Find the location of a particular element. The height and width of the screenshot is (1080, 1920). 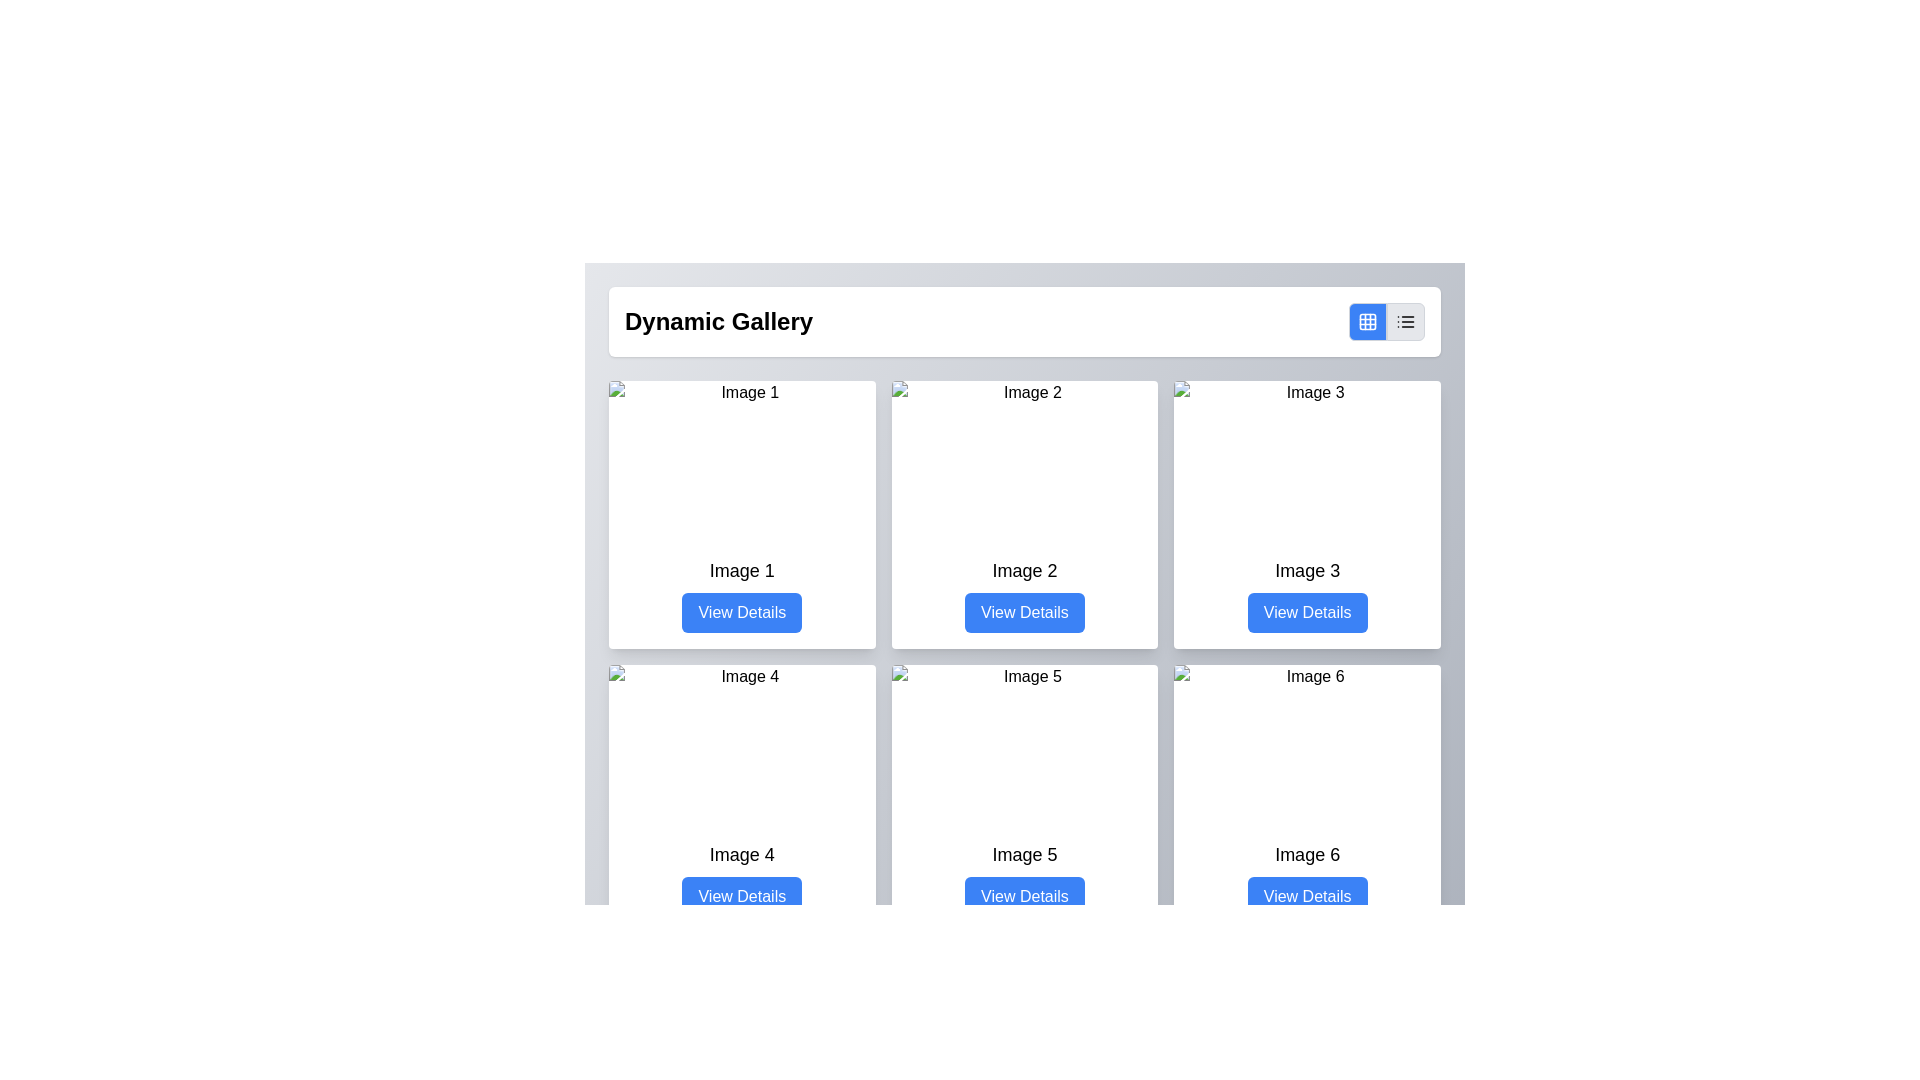

the static text label that indicates the gallery section, positioned at the top-left of the gray header area is located at coordinates (719, 320).